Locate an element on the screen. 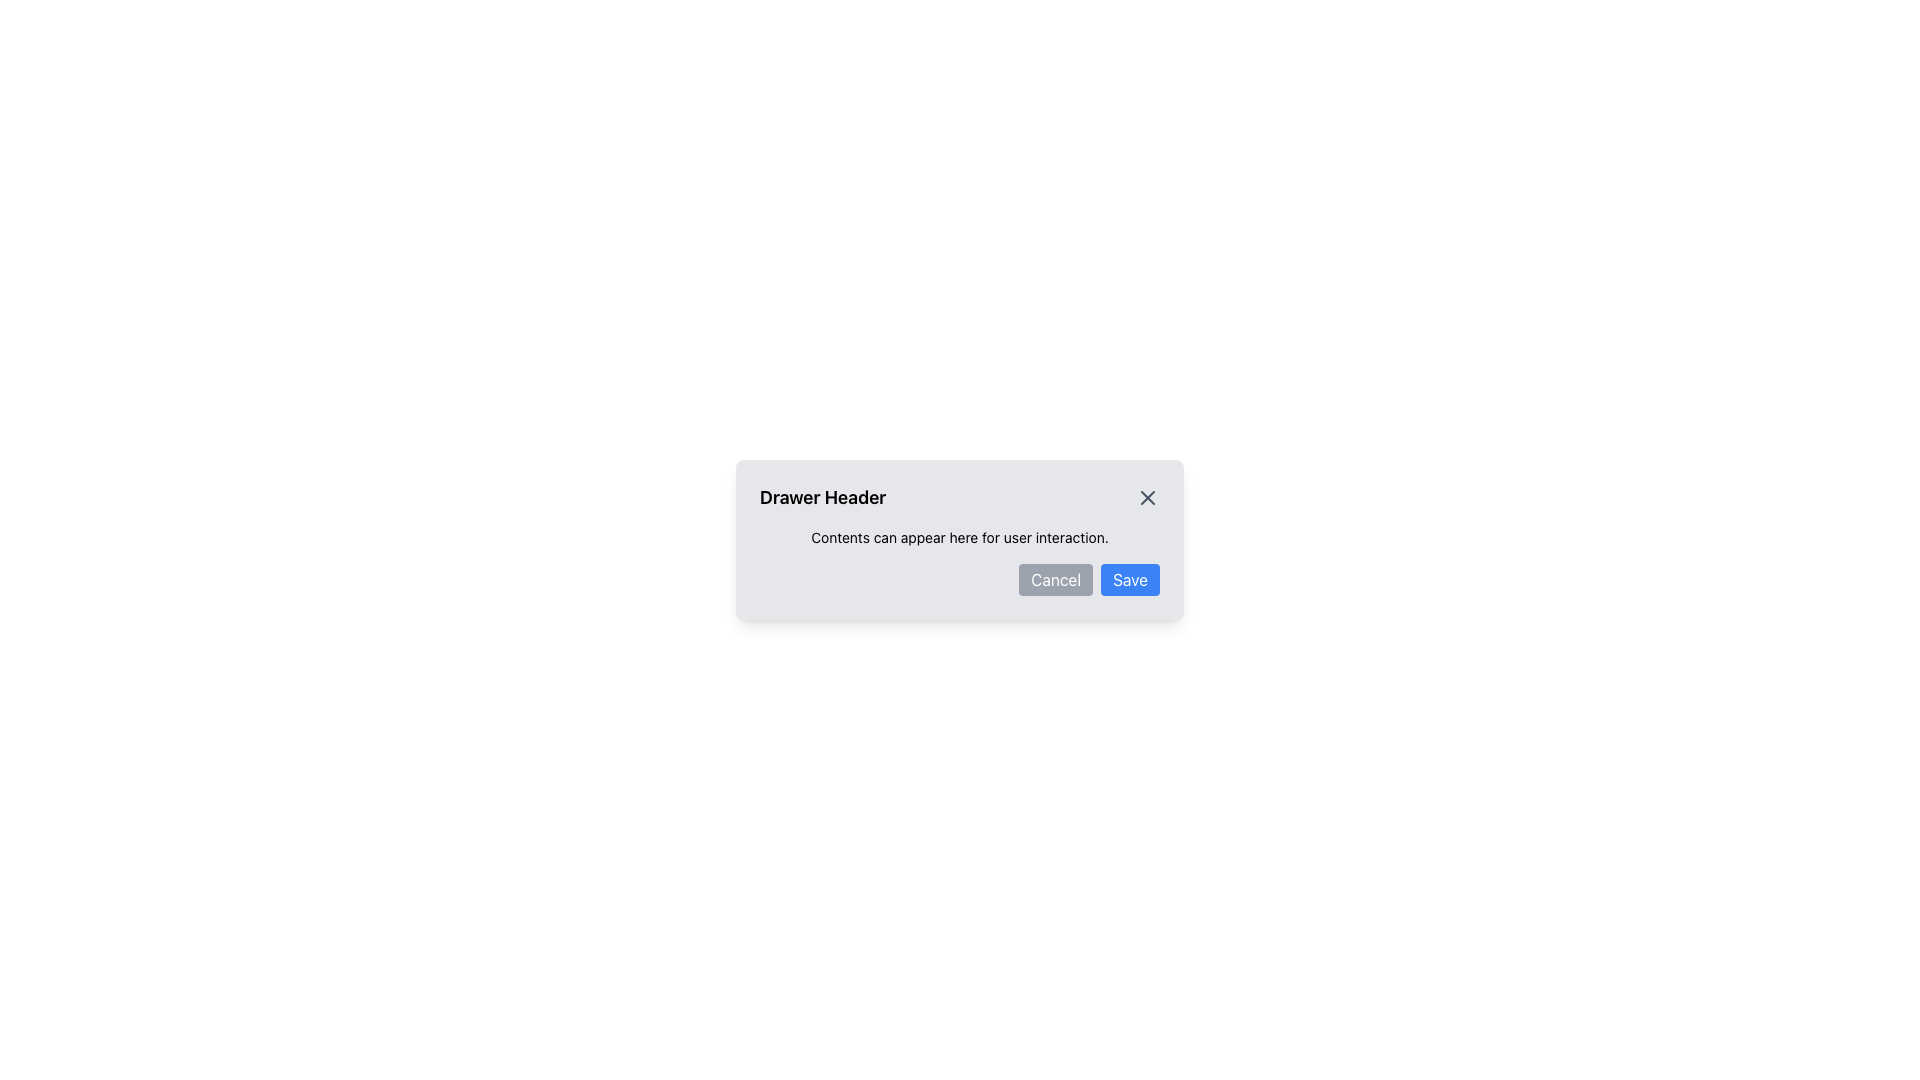 Image resolution: width=1920 pixels, height=1080 pixels. the 'Save' button located at the bottom-right corner of the dialog box is located at coordinates (1130, 579).